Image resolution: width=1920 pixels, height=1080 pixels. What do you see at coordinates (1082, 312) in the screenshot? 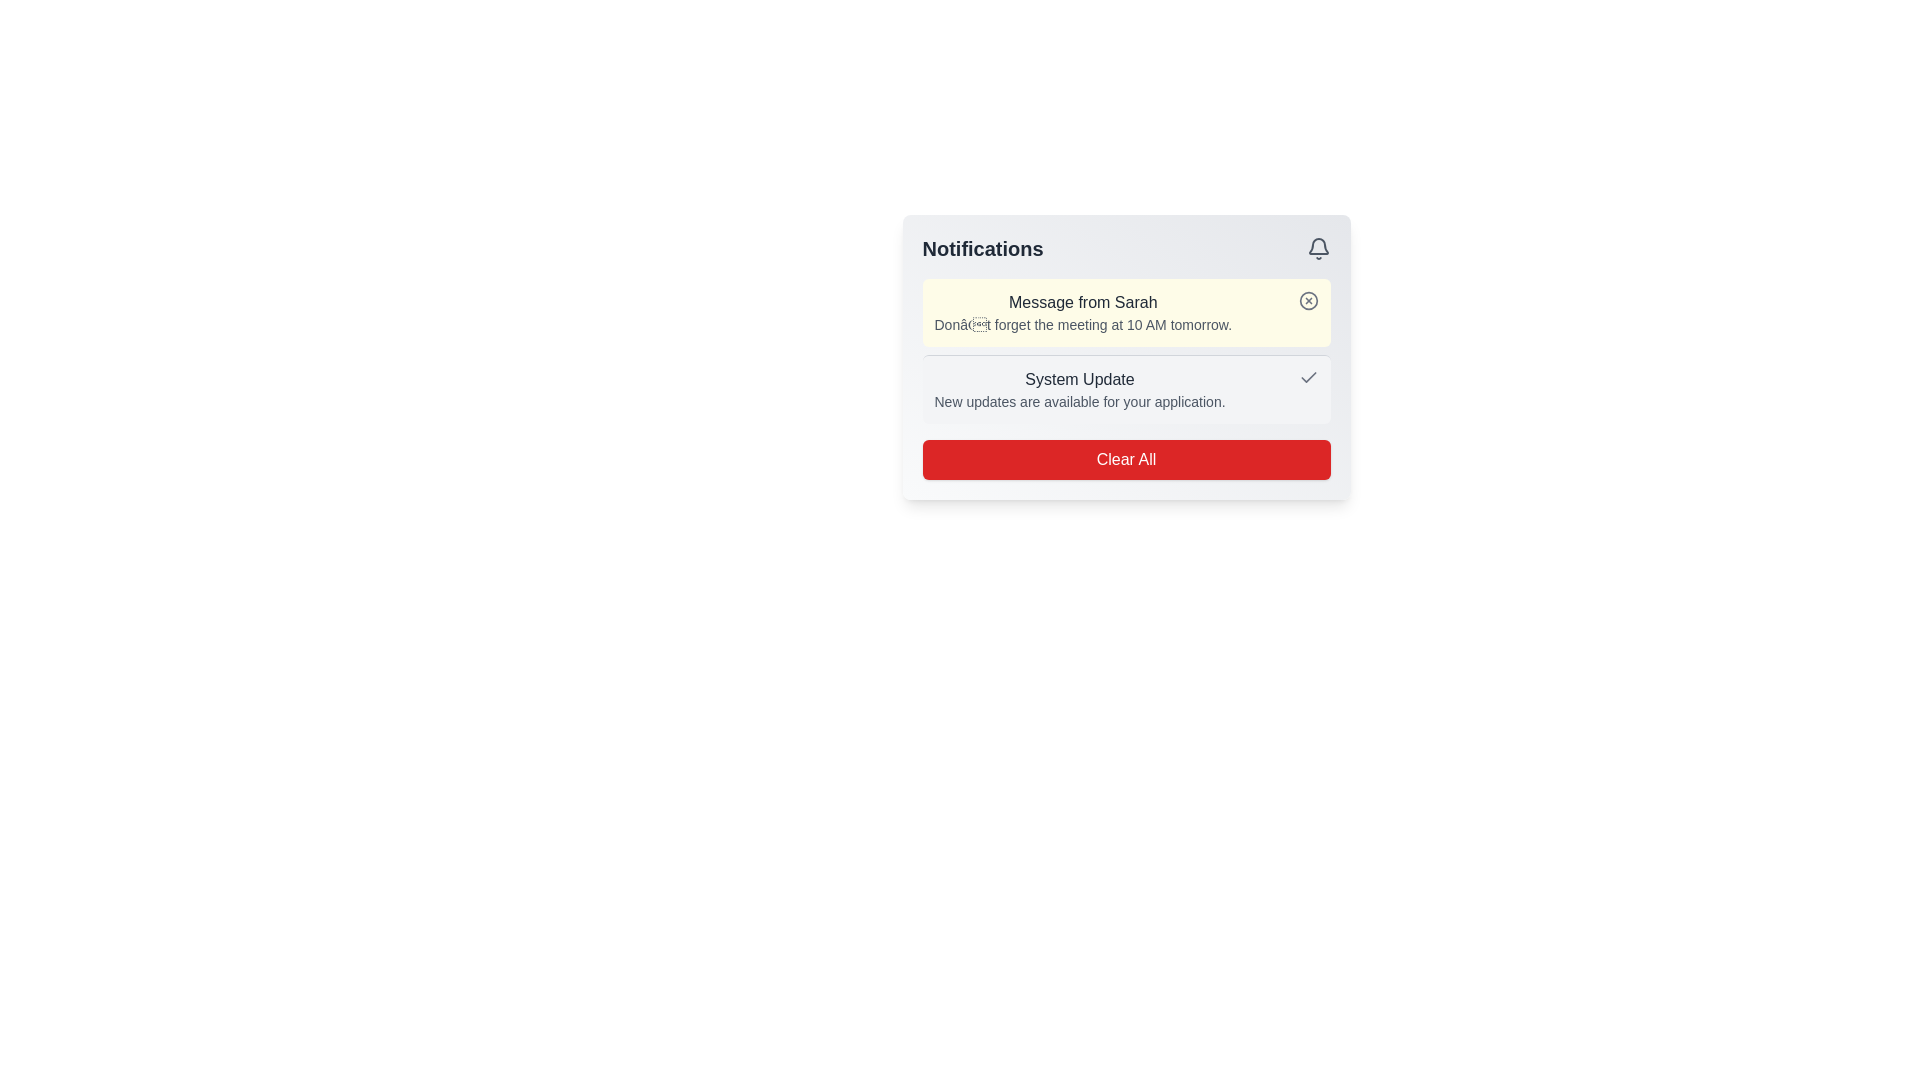
I see `text content of the text block titled 'Message from Sarah' which contains the message 'Don’t forget the meeting at 10 AM tomorrow.'` at bounding box center [1082, 312].